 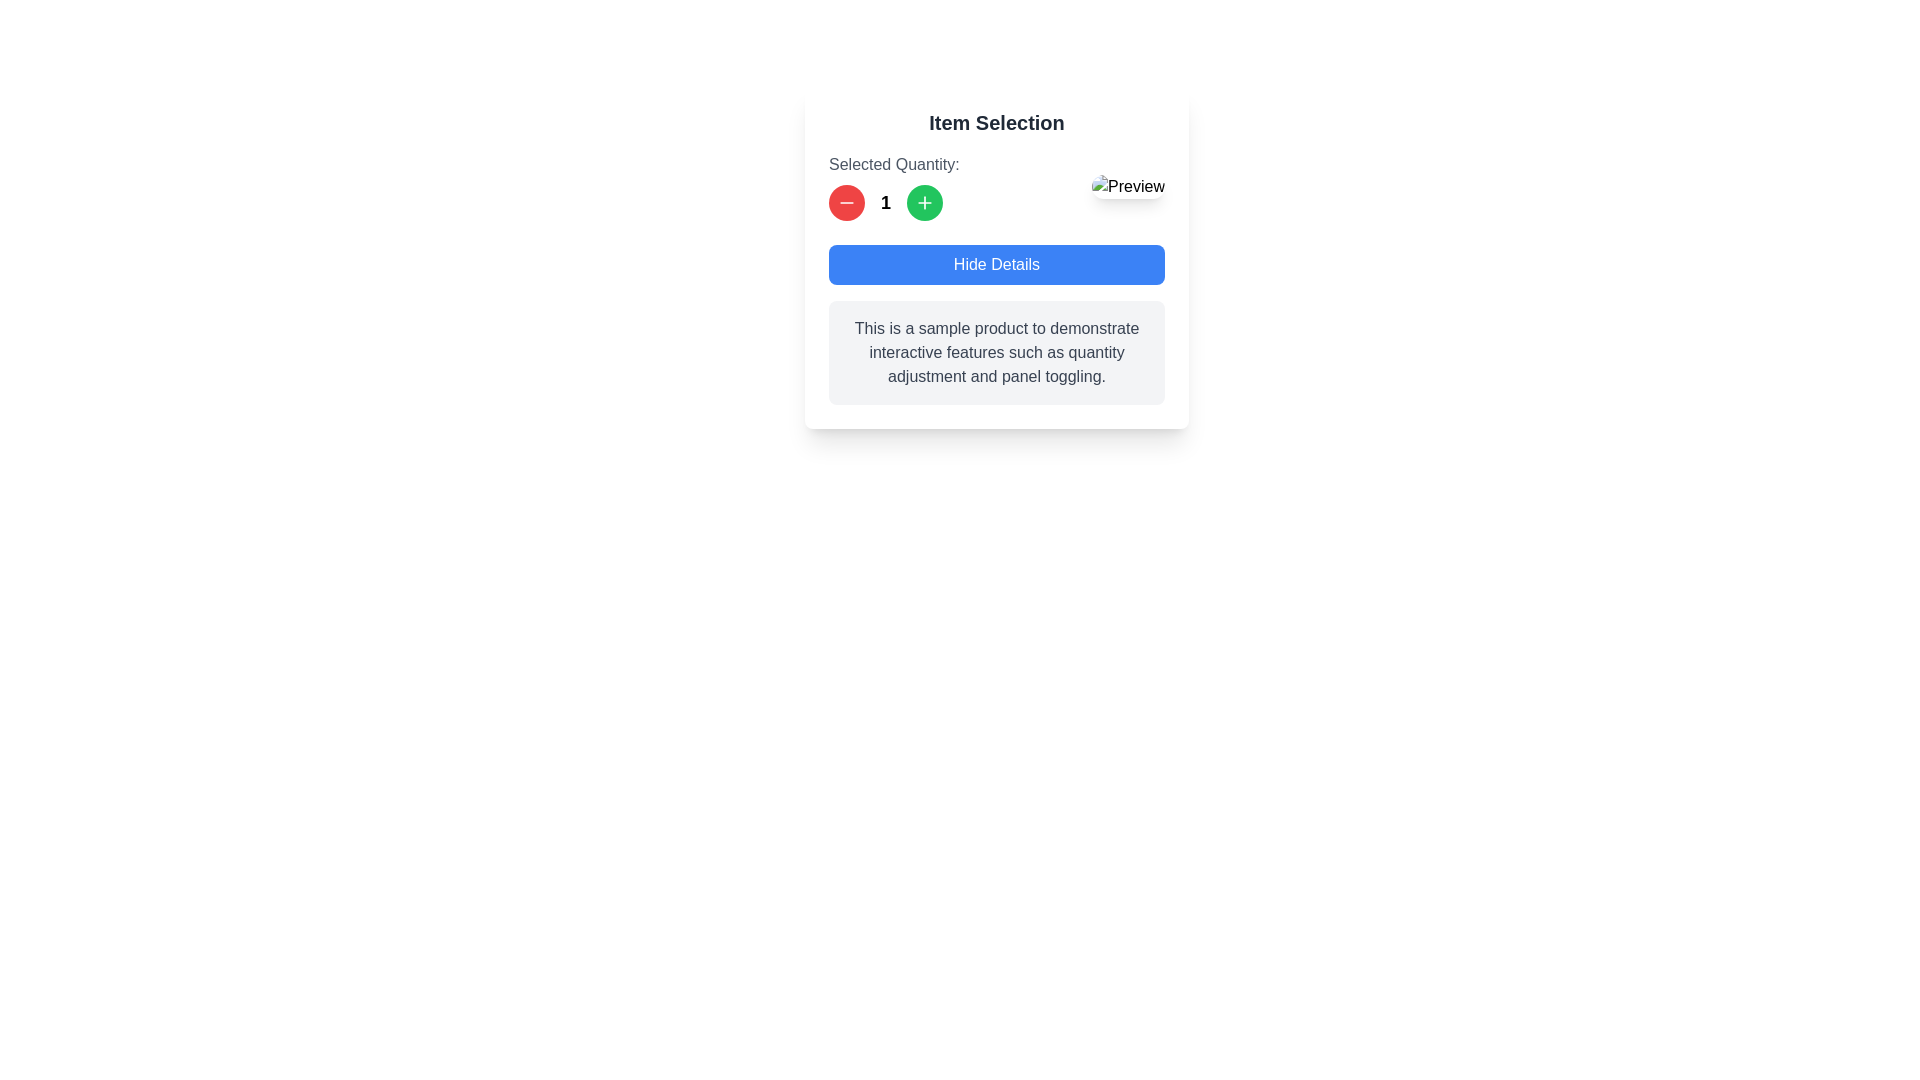 What do you see at coordinates (893, 186) in the screenshot?
I see `displayed quantity, which is the bold number '1' located centrally in the 'Selected Quantity' section, between the red minus button and the green plus button` at bounding box center [893, 186].